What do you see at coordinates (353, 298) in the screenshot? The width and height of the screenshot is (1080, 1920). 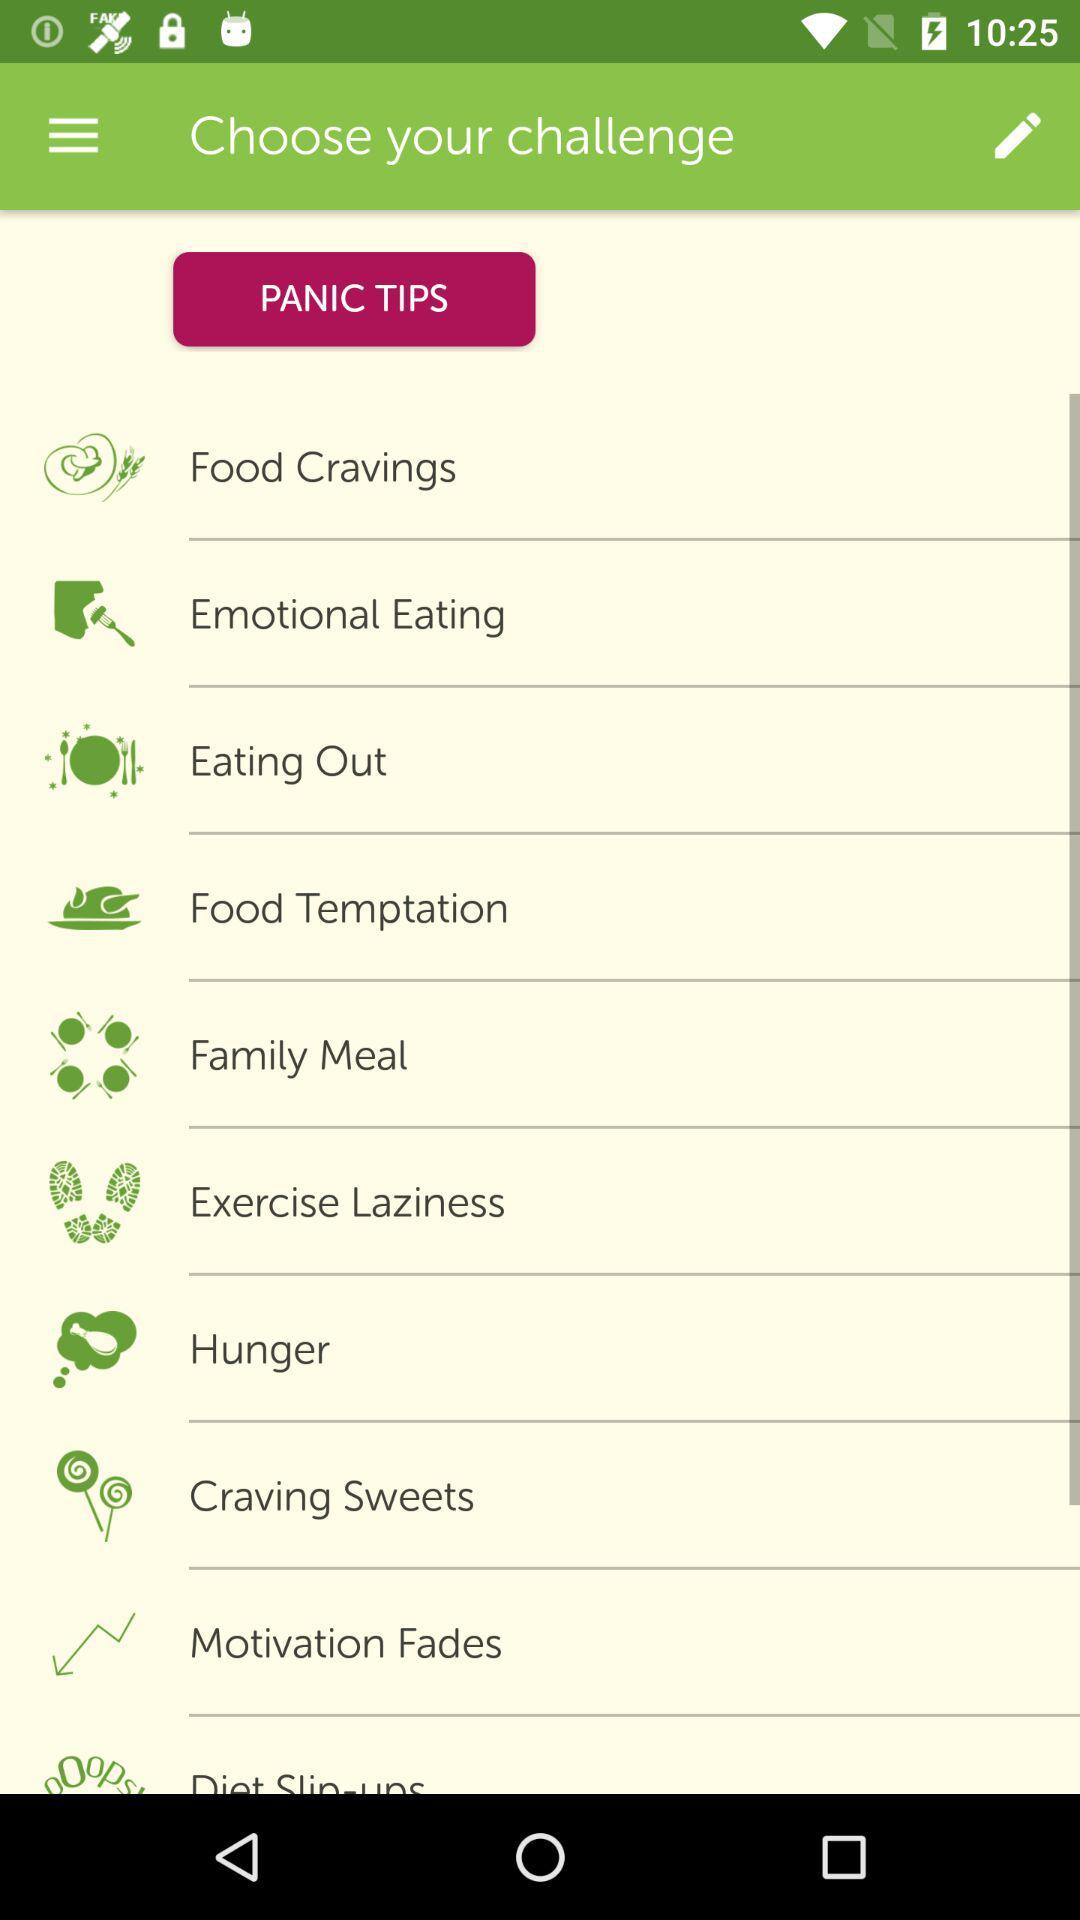 I see `the panic tips icon` at bounding box center [353, 298].